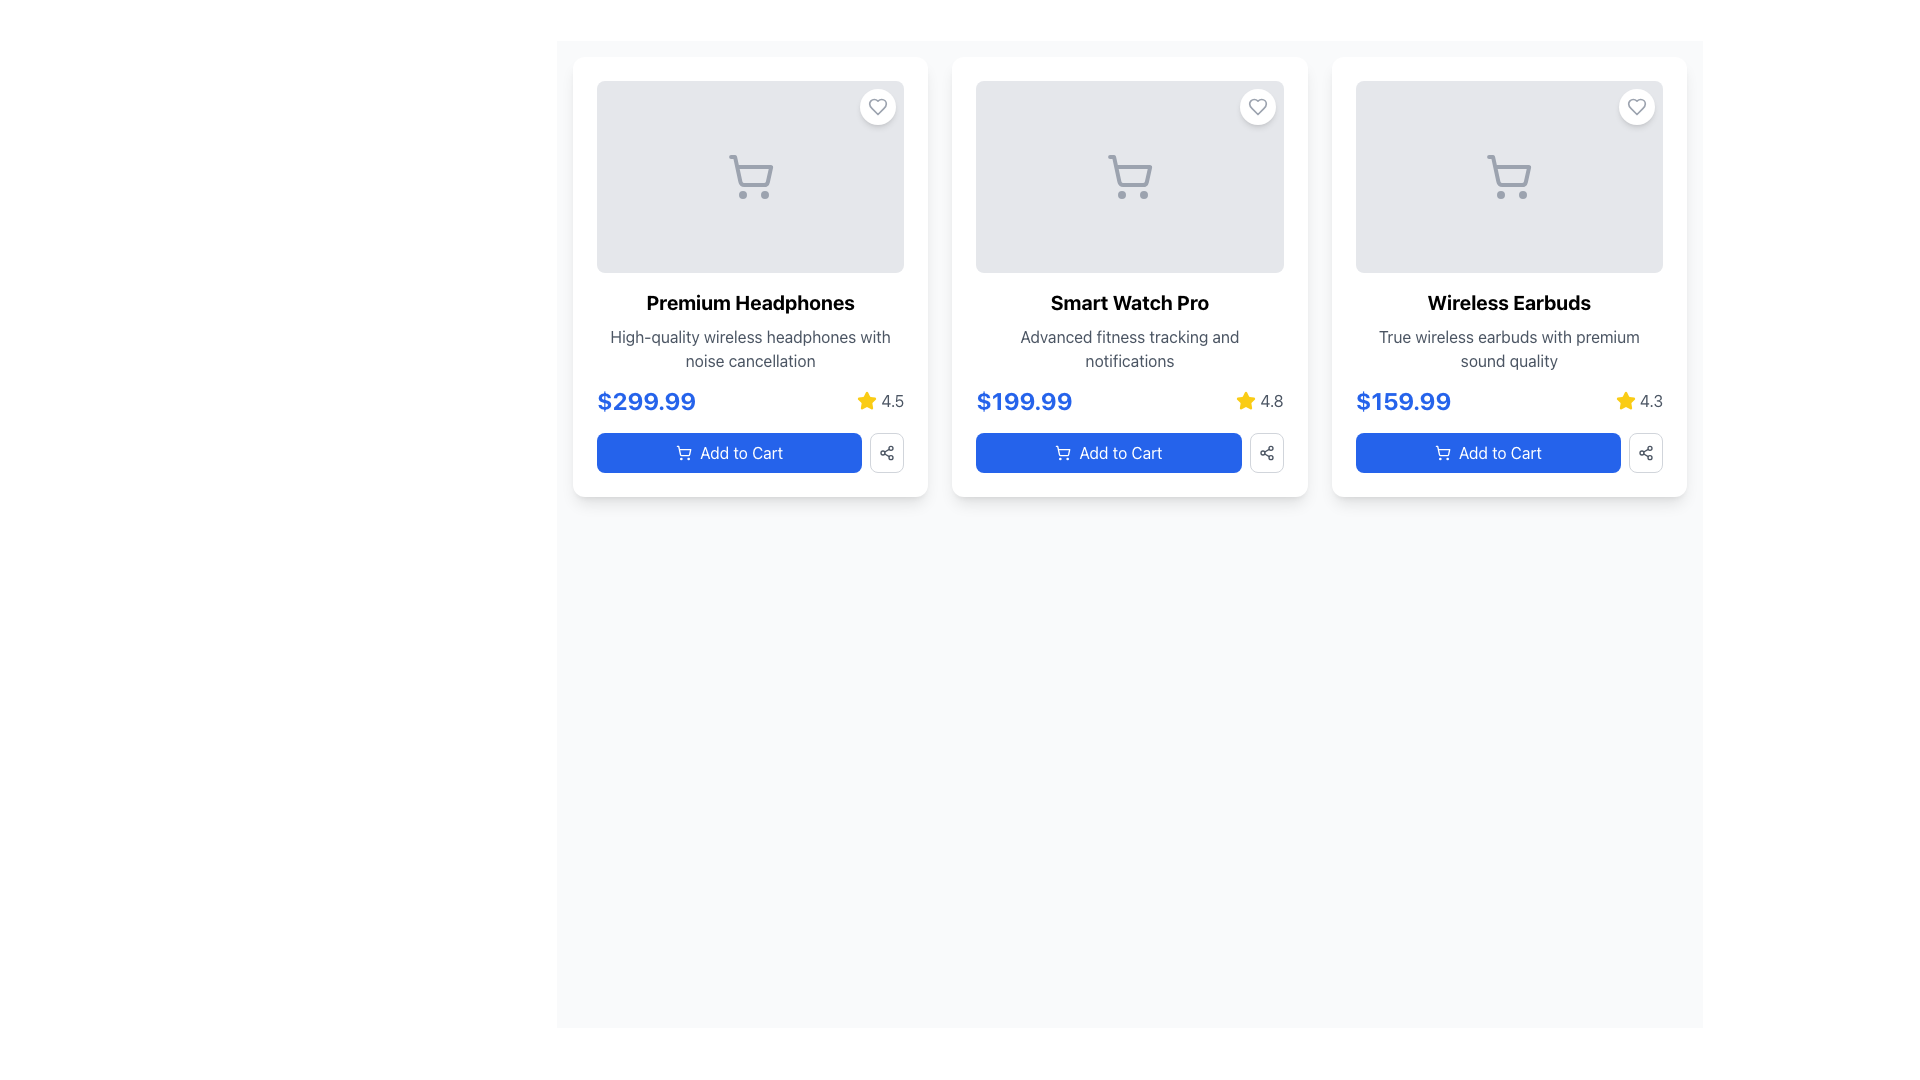  What do you see at coordinates (1129, 452) in the screenshot?
I see `the 'Add to Cart' button located at the bottom-center of the 'Smart Watch Pro' card by tabbing to it` at bounding box center [1129, 452].